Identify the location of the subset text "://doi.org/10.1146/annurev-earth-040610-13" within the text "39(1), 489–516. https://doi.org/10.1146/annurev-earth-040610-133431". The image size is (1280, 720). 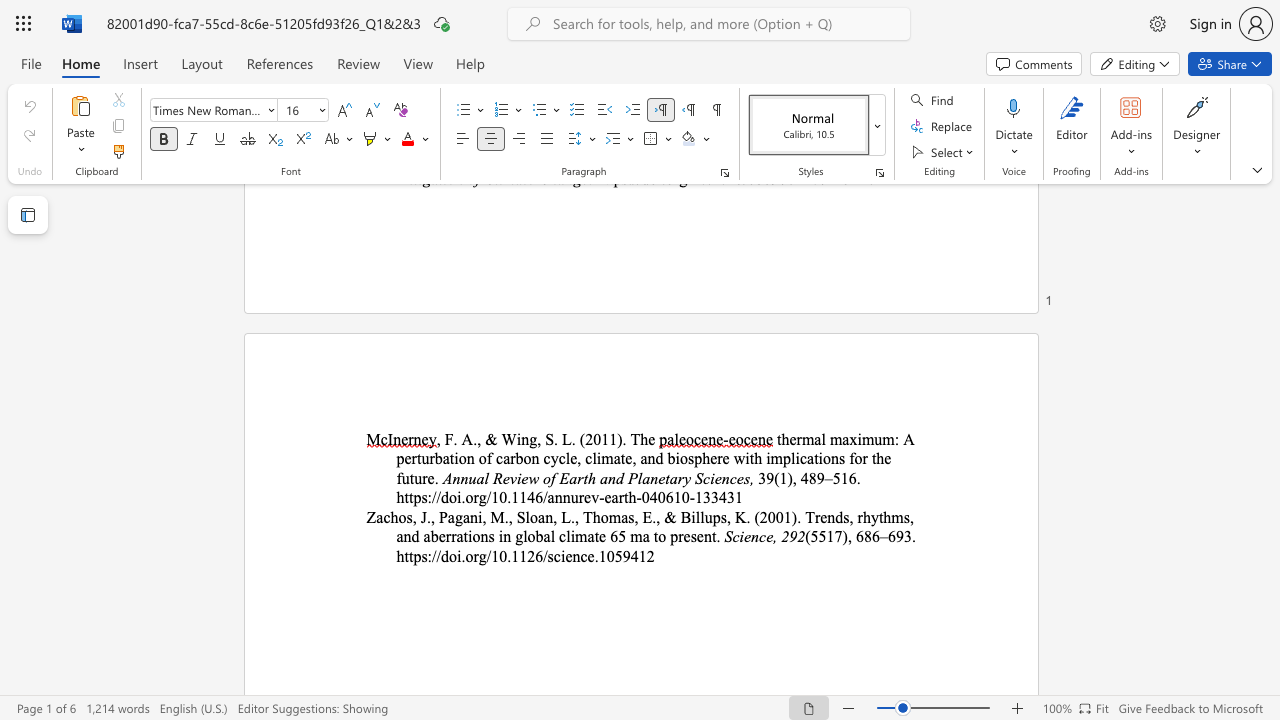
(426, 496).